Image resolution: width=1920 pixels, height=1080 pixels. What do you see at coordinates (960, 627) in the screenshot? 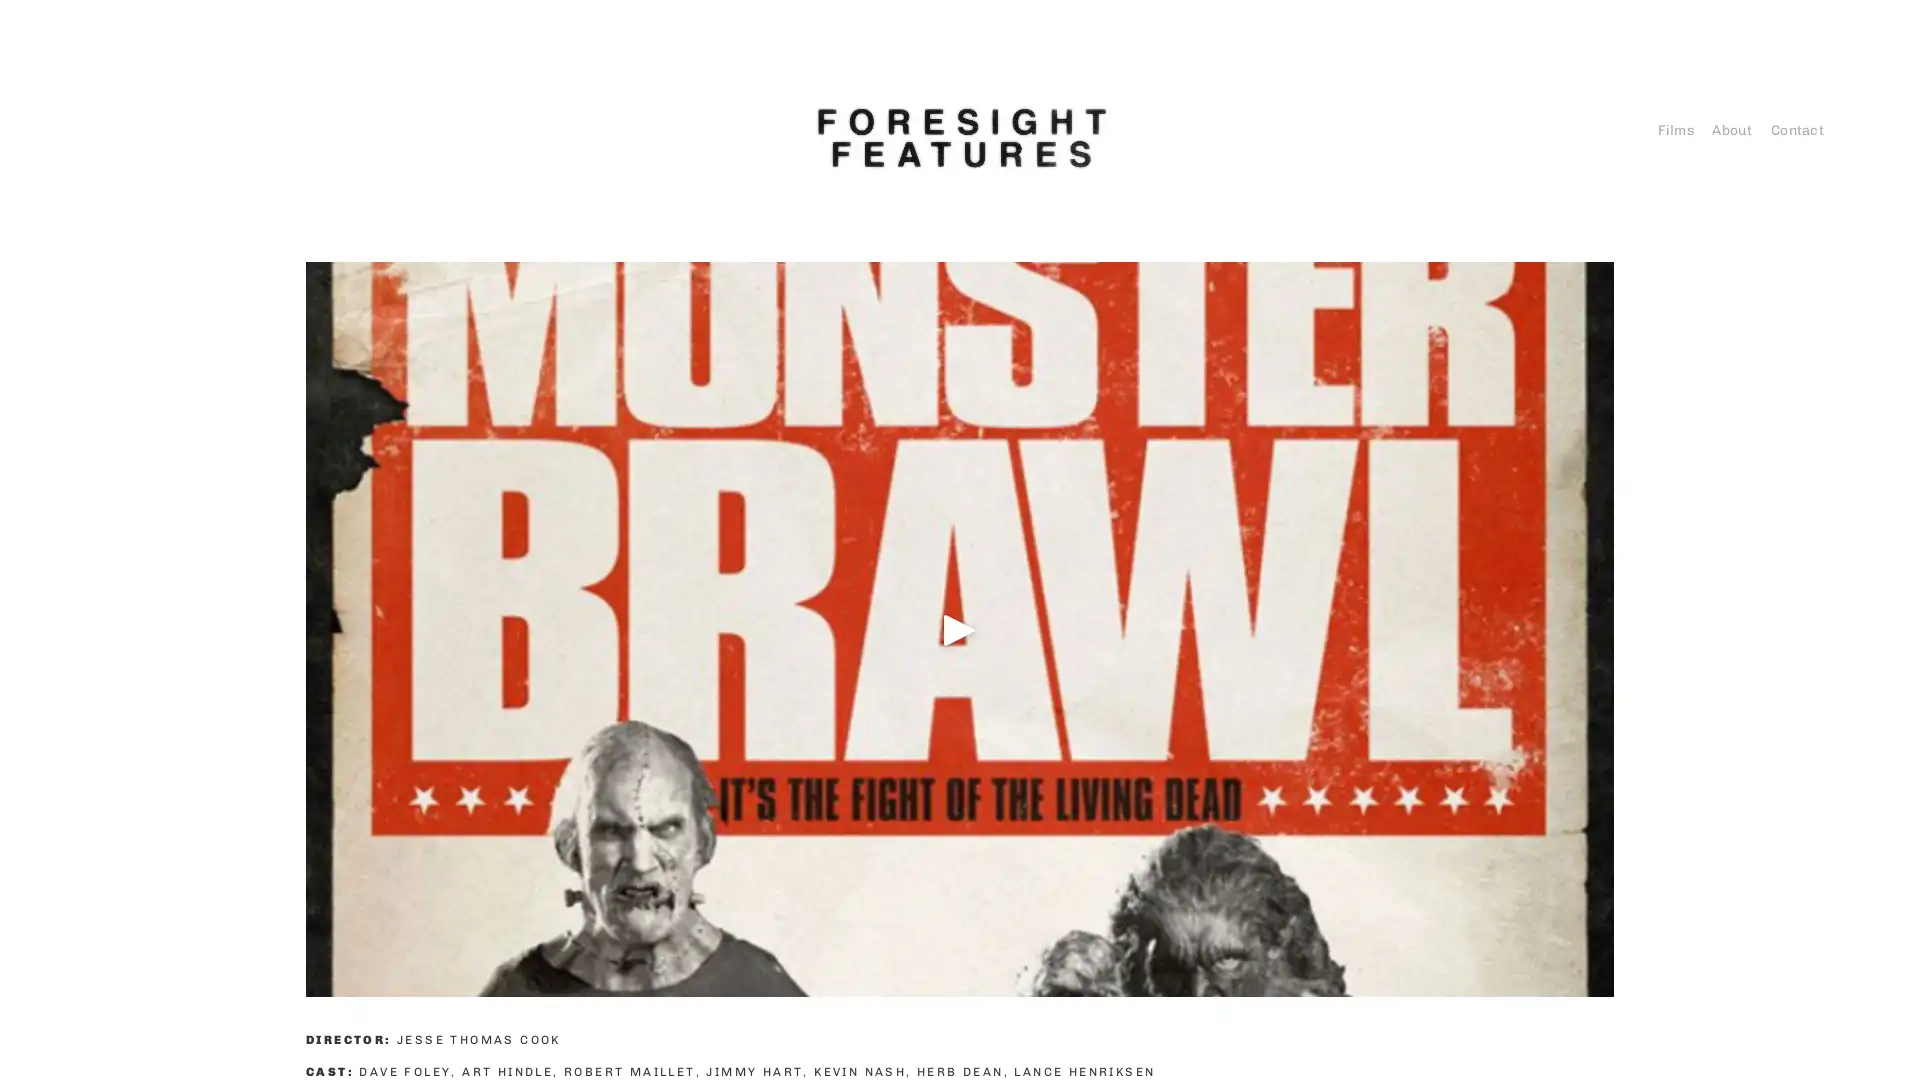
I see `Play` at bounding box center [960, 627].